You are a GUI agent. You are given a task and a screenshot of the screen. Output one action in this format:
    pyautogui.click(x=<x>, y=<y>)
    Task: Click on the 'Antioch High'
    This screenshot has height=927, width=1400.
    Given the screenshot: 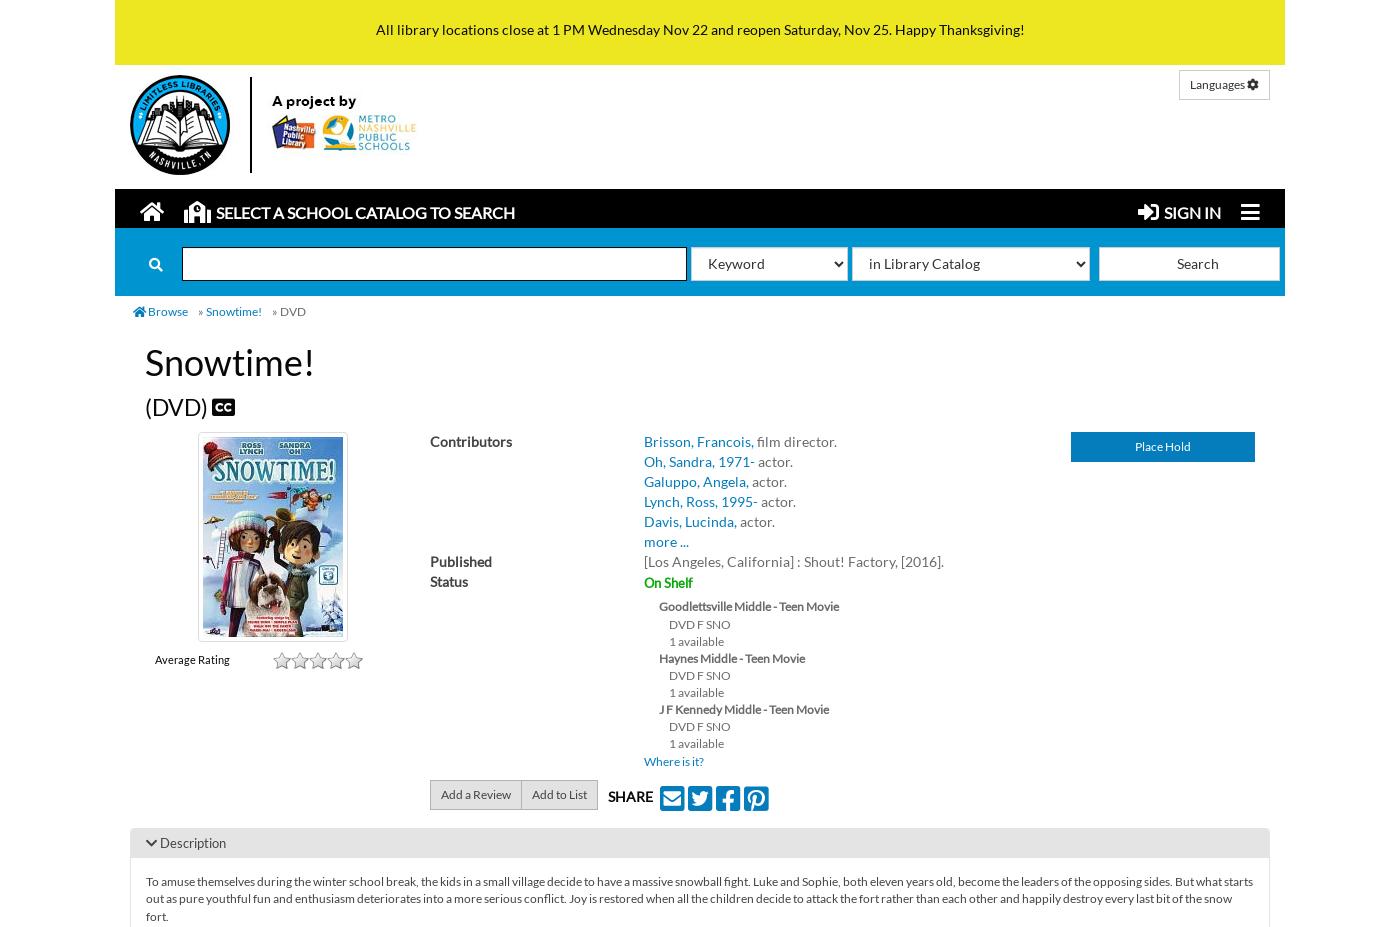 What is the action you would take?
    pyautogui.click(x=246, y=341)
    